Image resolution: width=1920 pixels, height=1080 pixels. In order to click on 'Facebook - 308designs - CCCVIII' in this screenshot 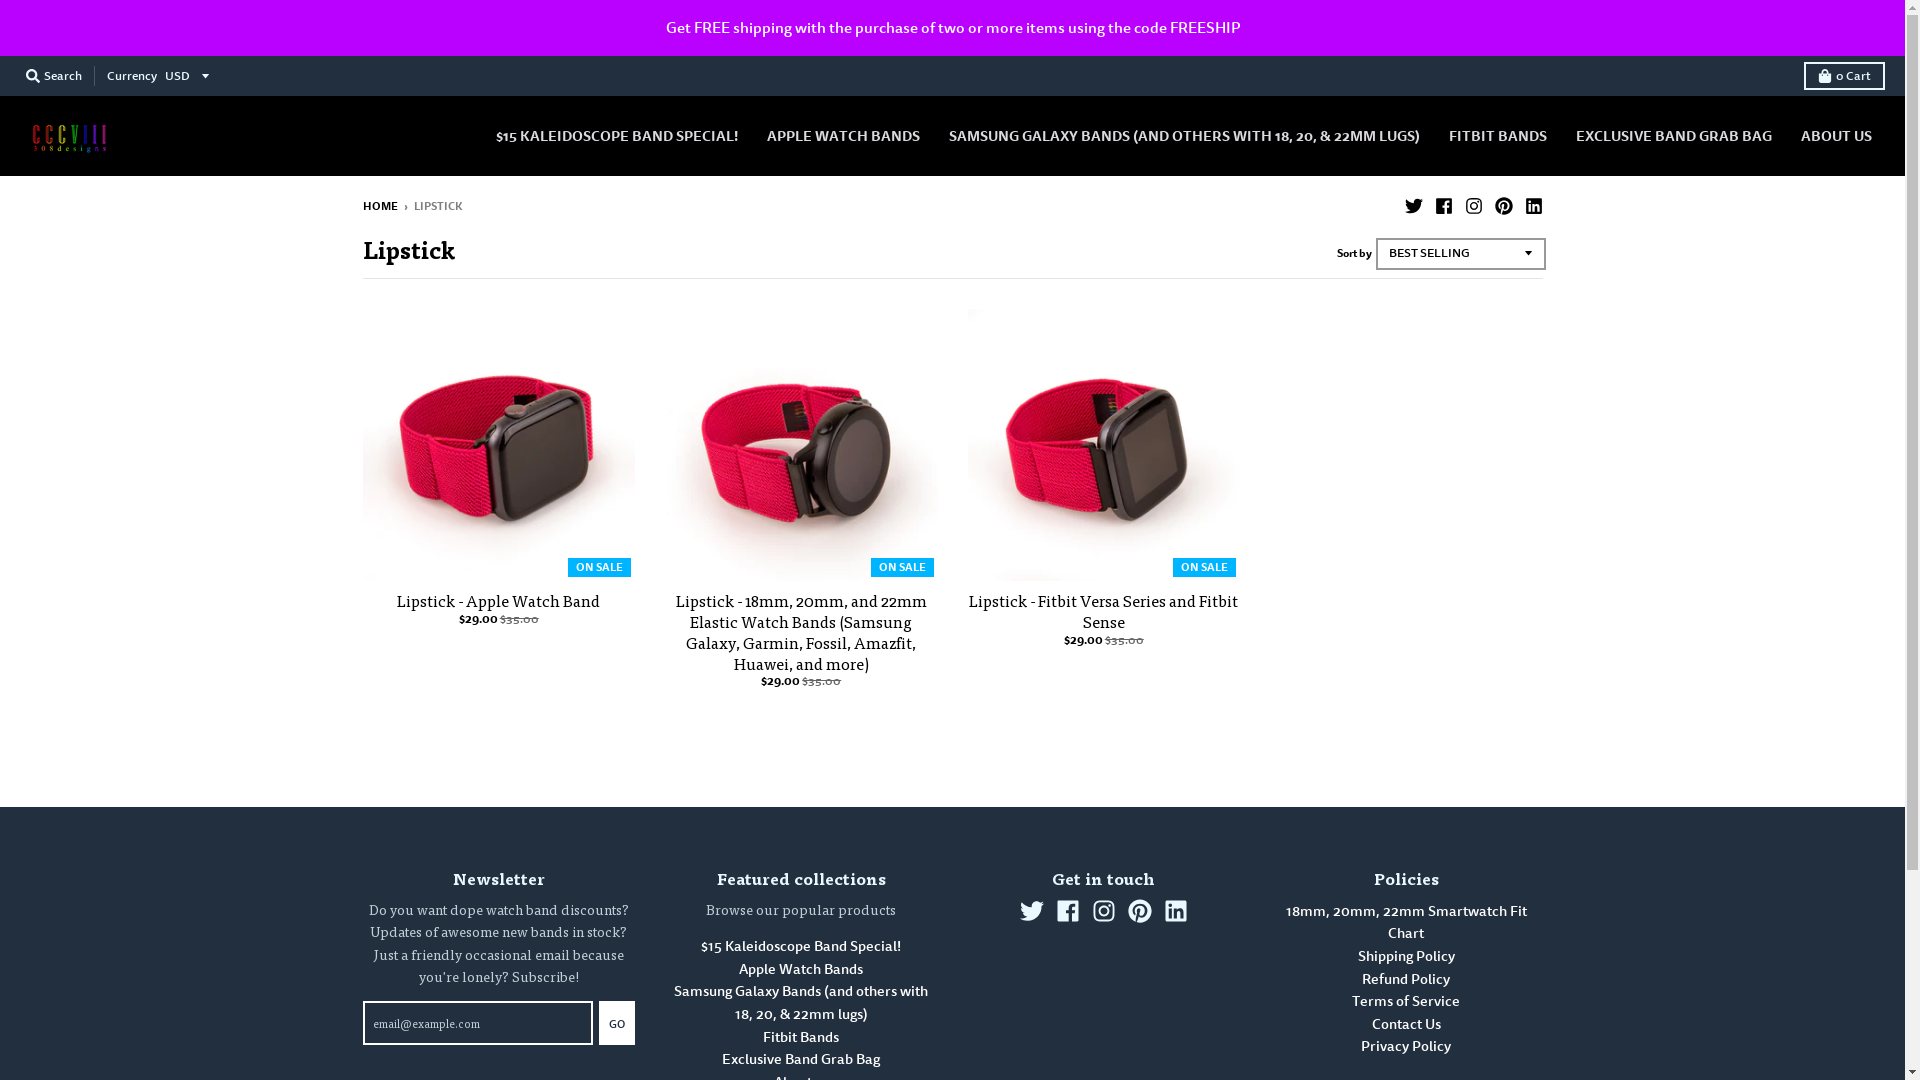, I will do `click(1443, 204)`.